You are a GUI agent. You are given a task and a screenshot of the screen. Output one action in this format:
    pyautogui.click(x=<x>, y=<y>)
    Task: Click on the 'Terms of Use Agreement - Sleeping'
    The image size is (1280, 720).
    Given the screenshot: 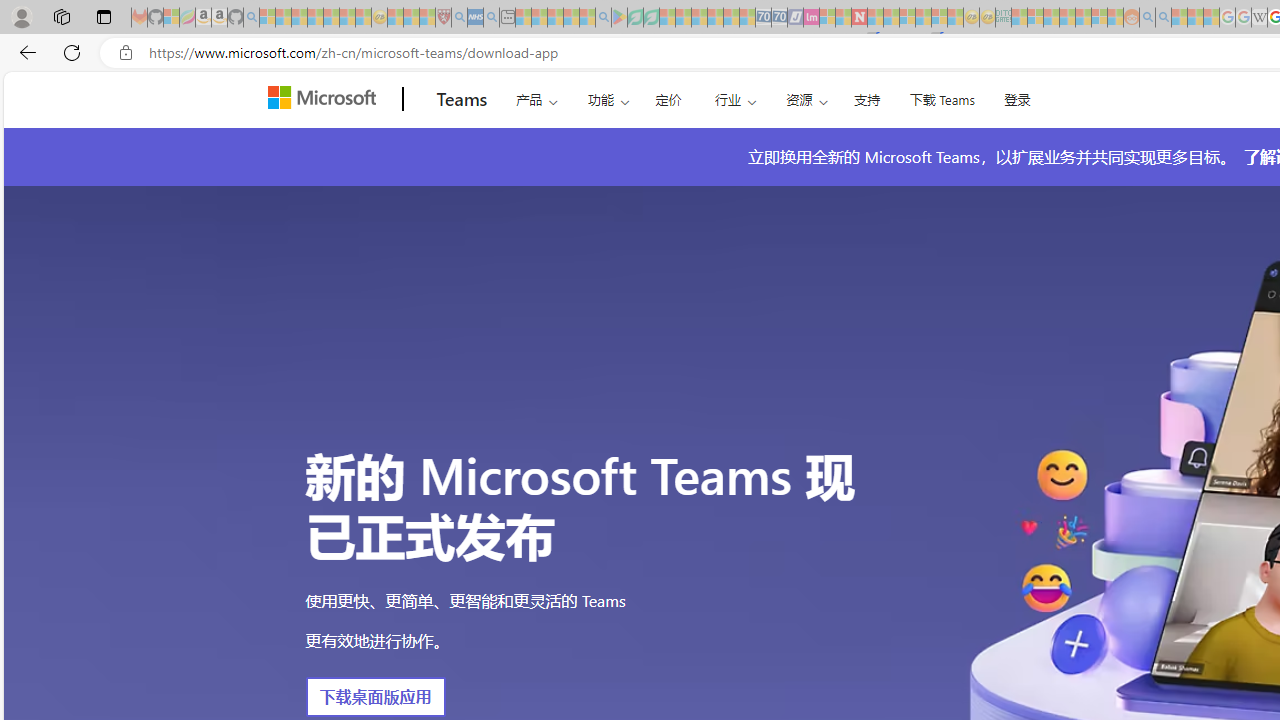 What is the action you would take?
    pyautogui.click(x=634, y=17)
    